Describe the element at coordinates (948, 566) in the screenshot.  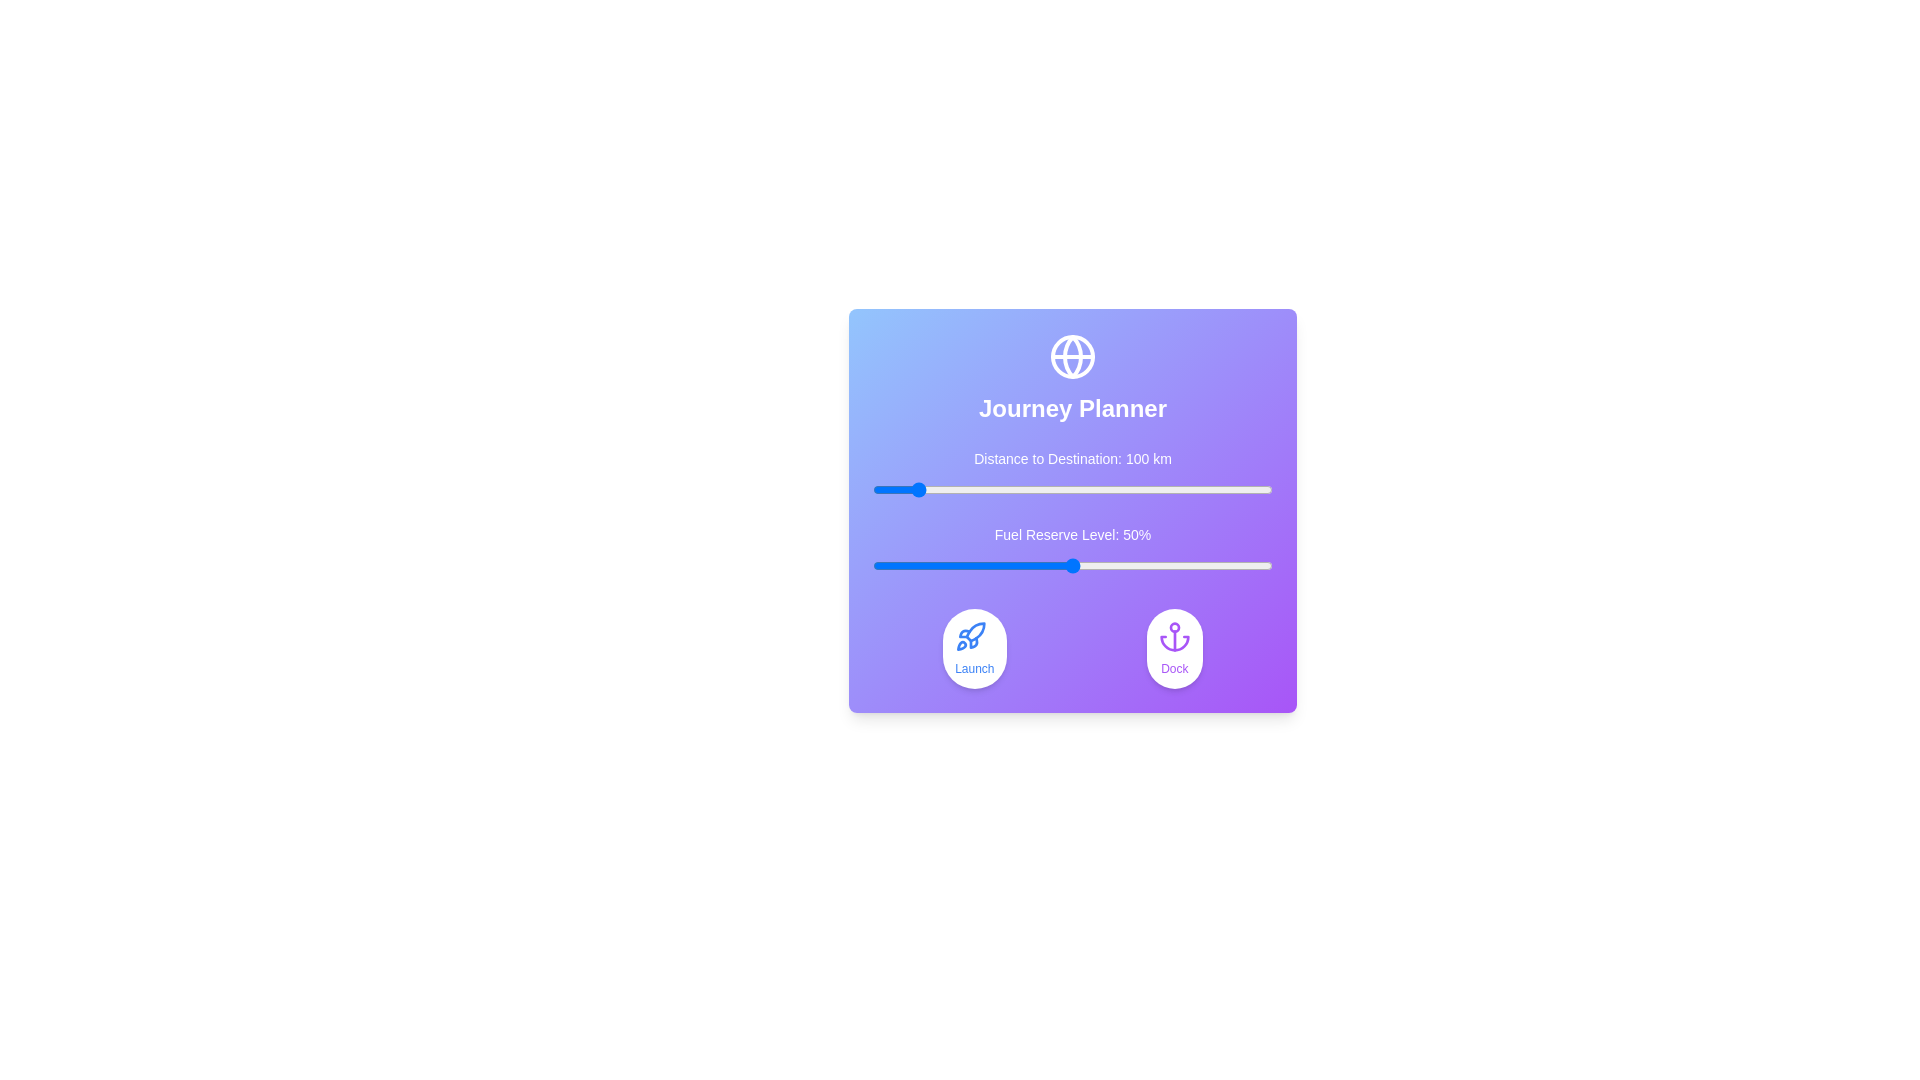
I see `the fuel reserve slider to 19%` at that location.